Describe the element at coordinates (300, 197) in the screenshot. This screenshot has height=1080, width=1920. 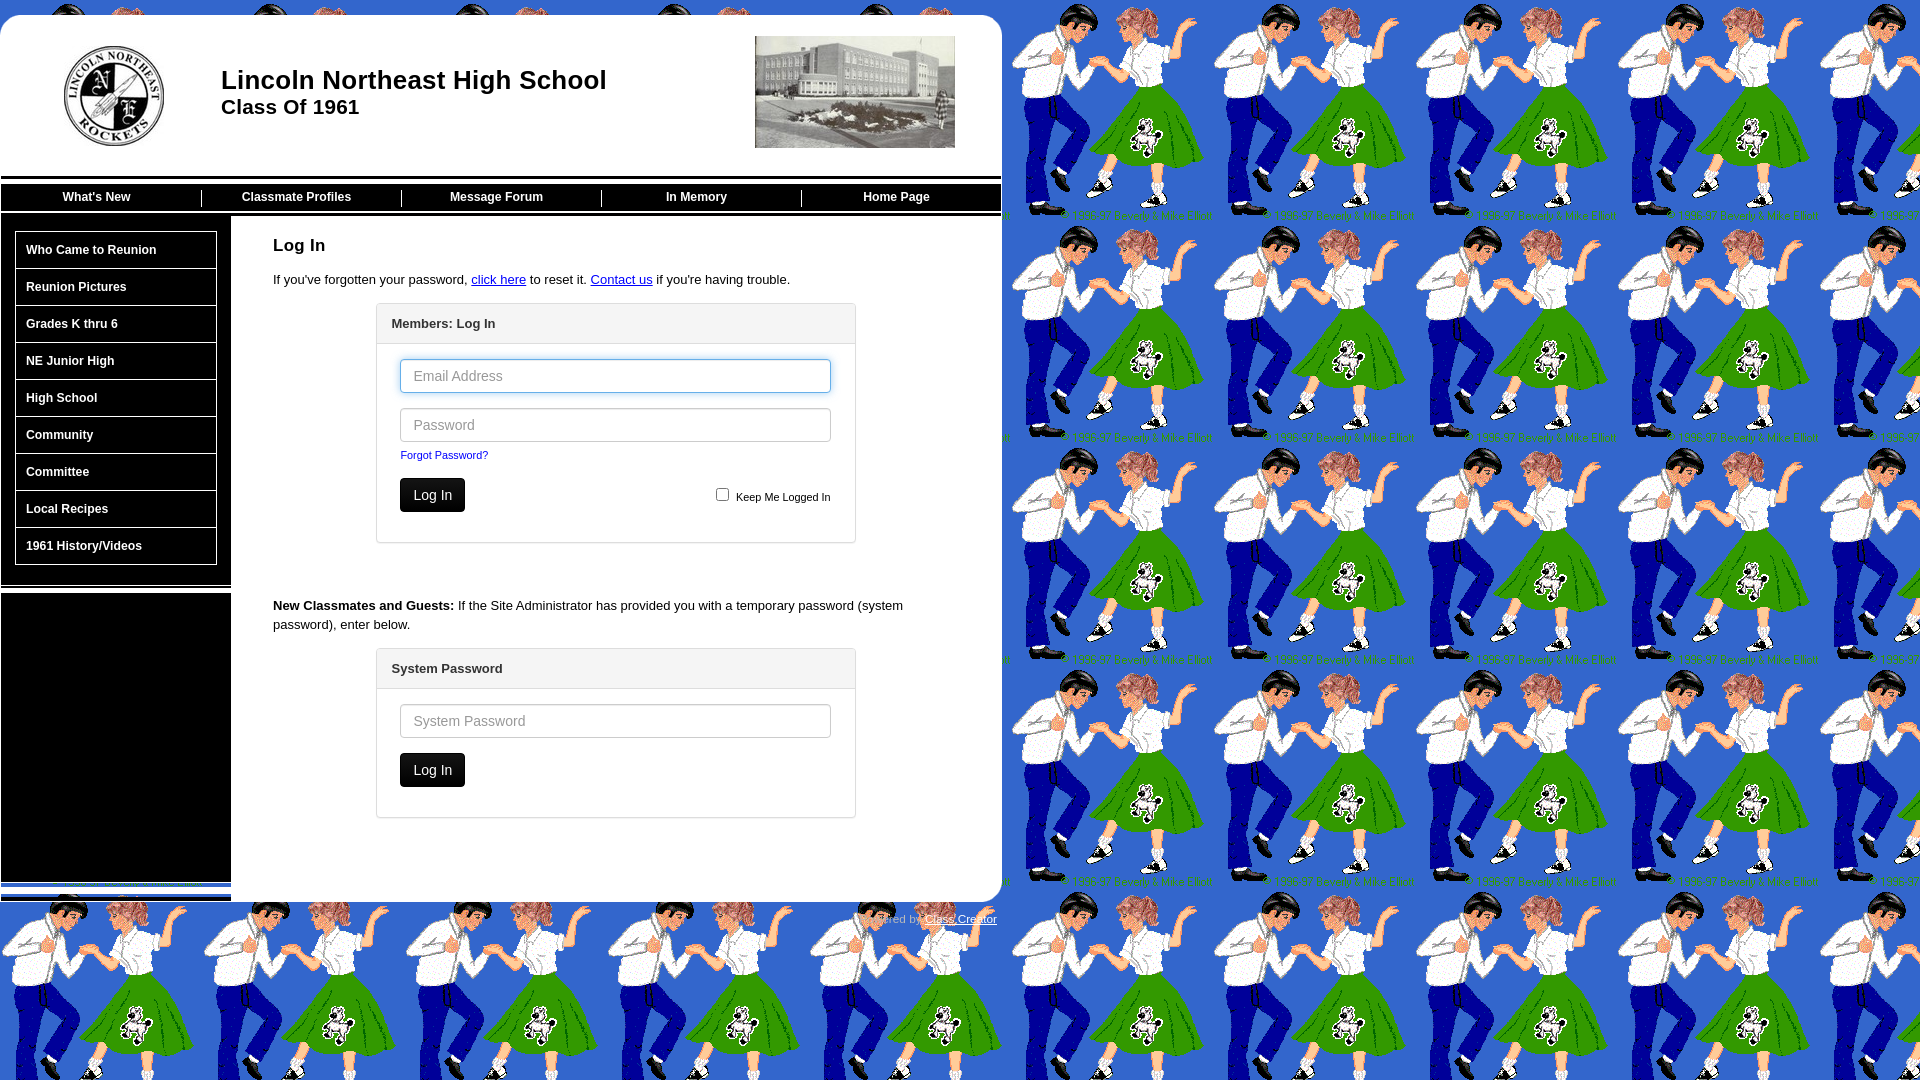
I see `'Classmate Profiles'` at that location.